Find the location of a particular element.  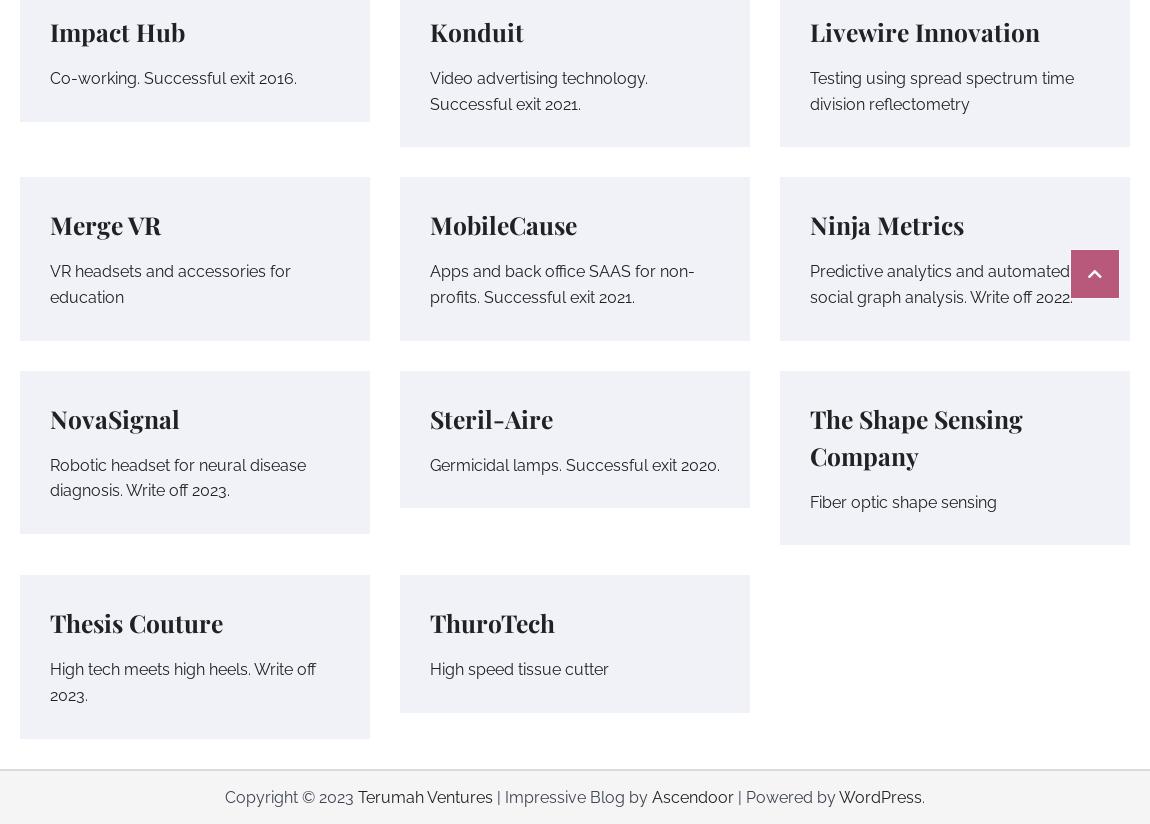

'Steril-Aire' is located at coordinates (491, 416).